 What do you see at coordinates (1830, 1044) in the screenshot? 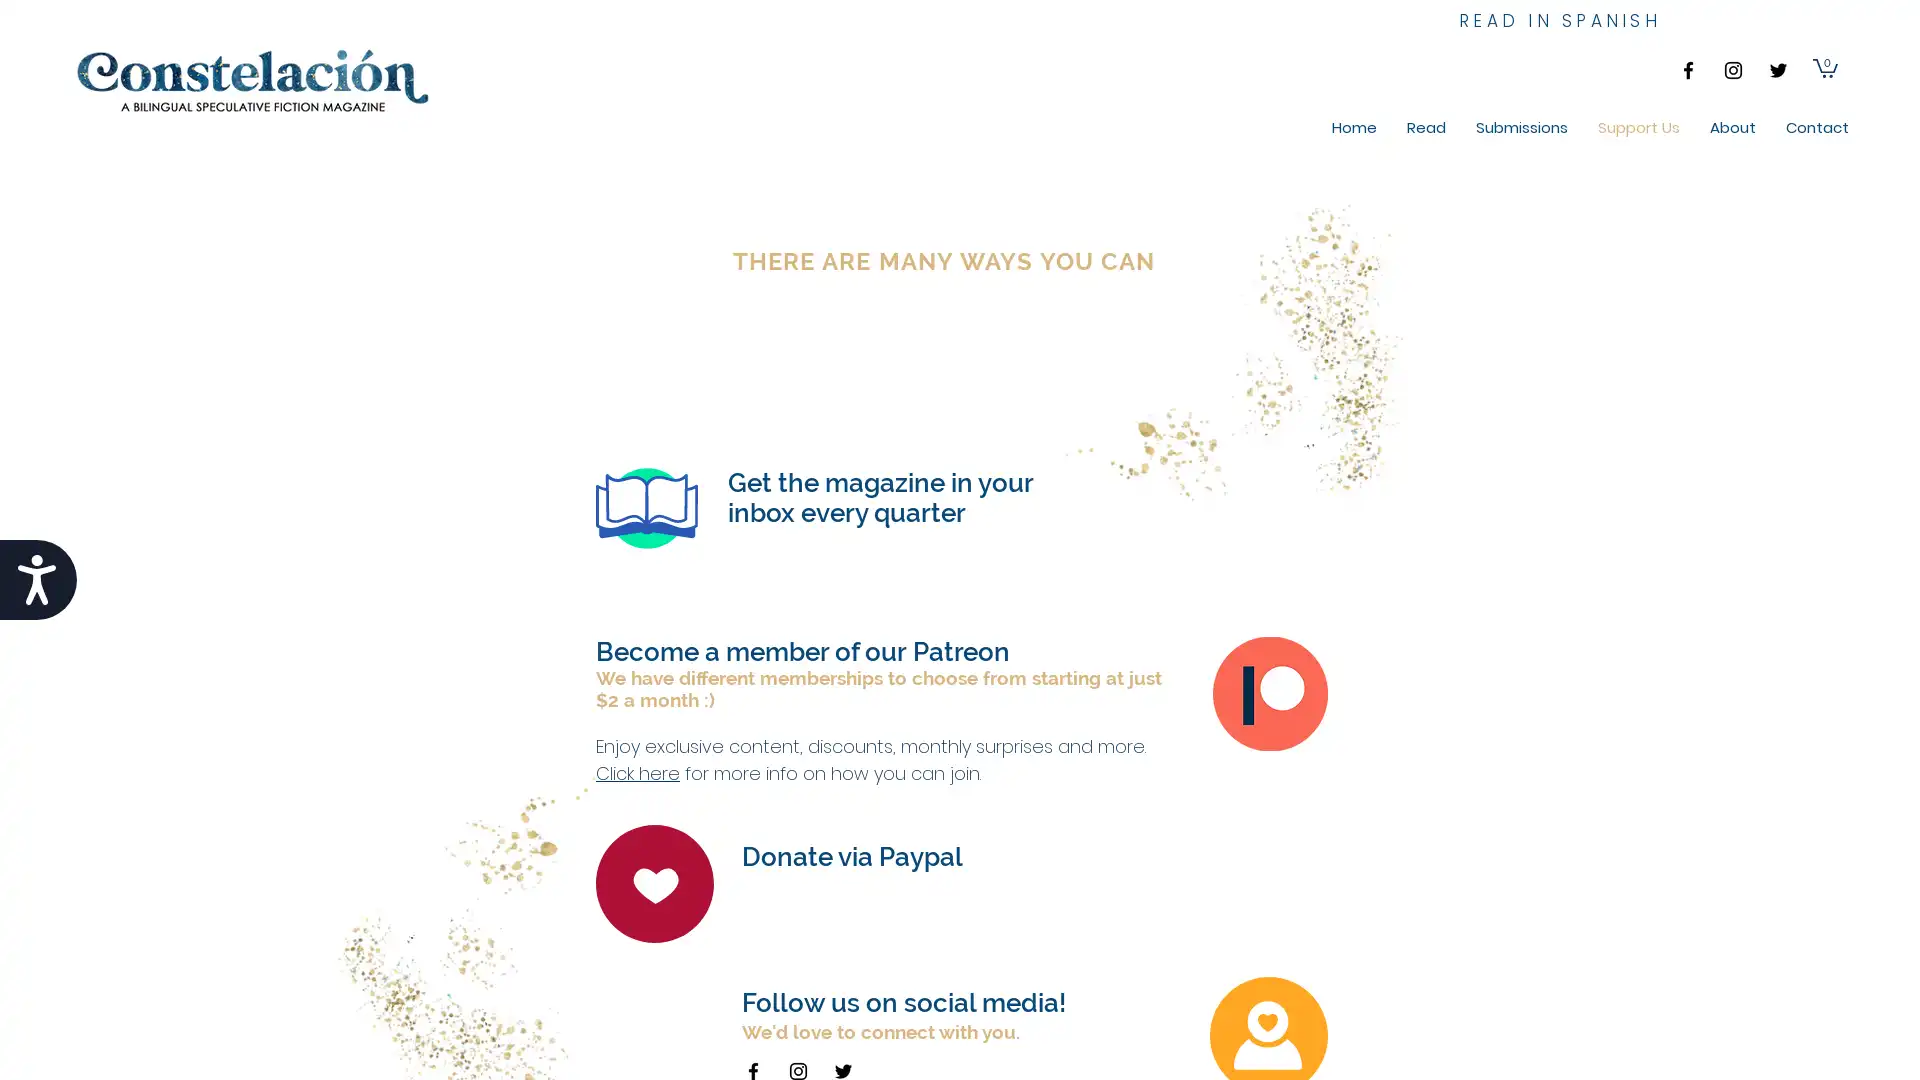
I see `Accept` at bounding box center [1830, 1044].